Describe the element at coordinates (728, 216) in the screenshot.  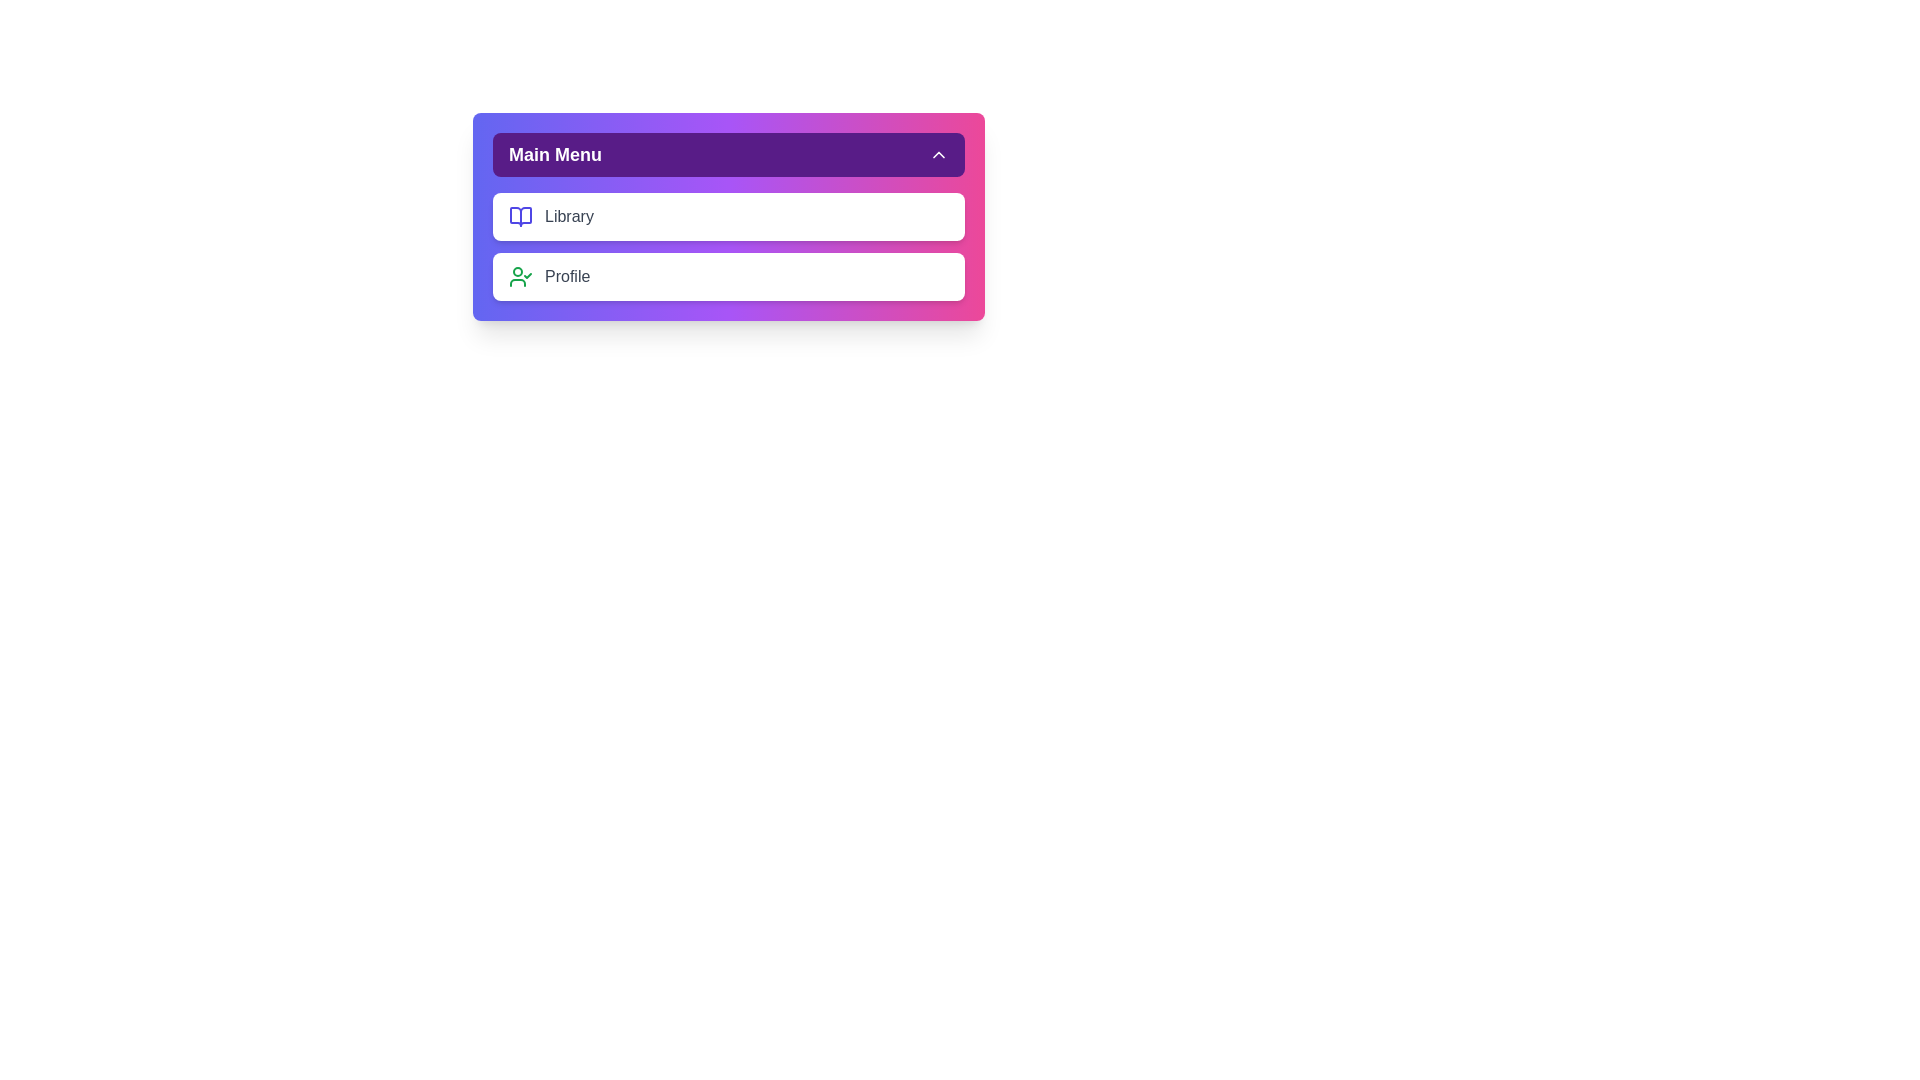
I see `the menu block located at the upper section of the interface, which provides access to the 'Library' and 'Profile' sections` at that location.